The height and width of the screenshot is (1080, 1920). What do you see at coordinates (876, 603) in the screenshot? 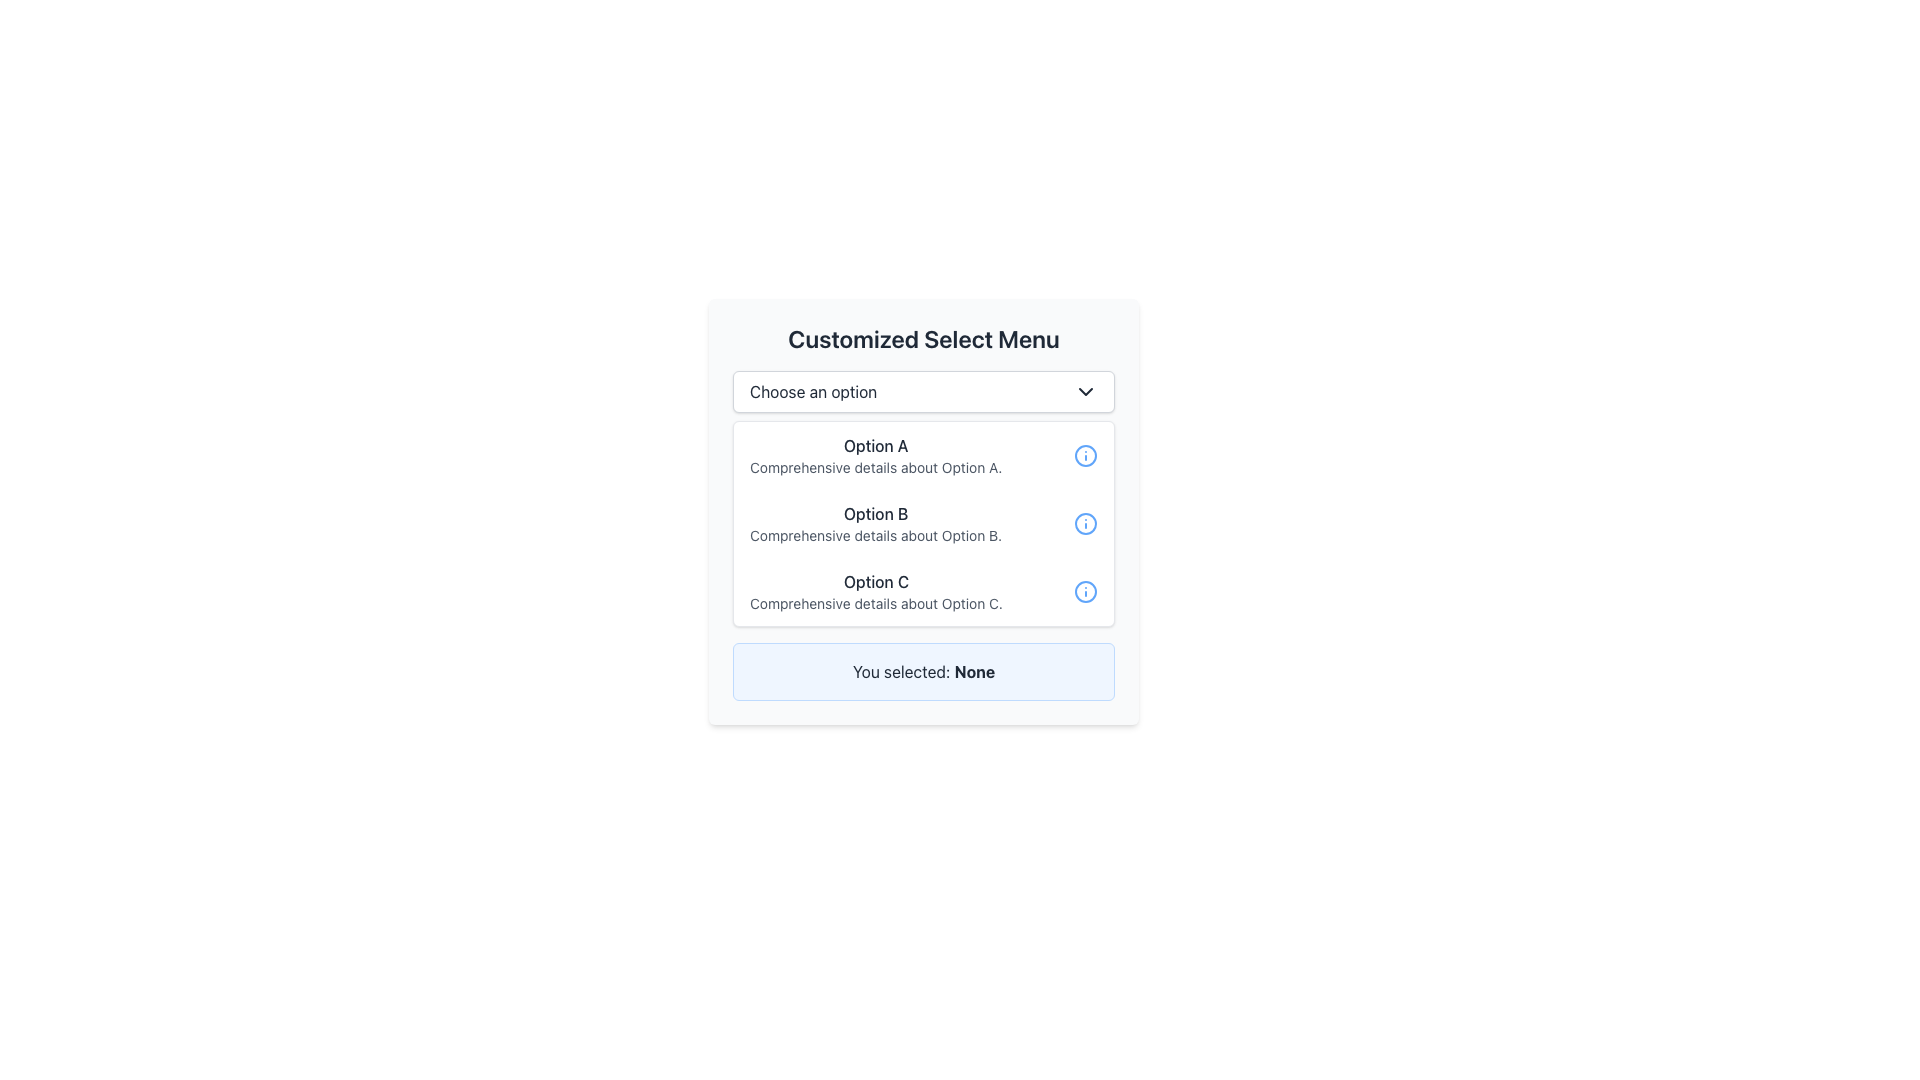
I see `the text label that reads 'Comprehensive details about Option C.', which is styled in a small gray font and located beneath the title 'Option C' in a vertical list of options` at bounding box center [876, 603].